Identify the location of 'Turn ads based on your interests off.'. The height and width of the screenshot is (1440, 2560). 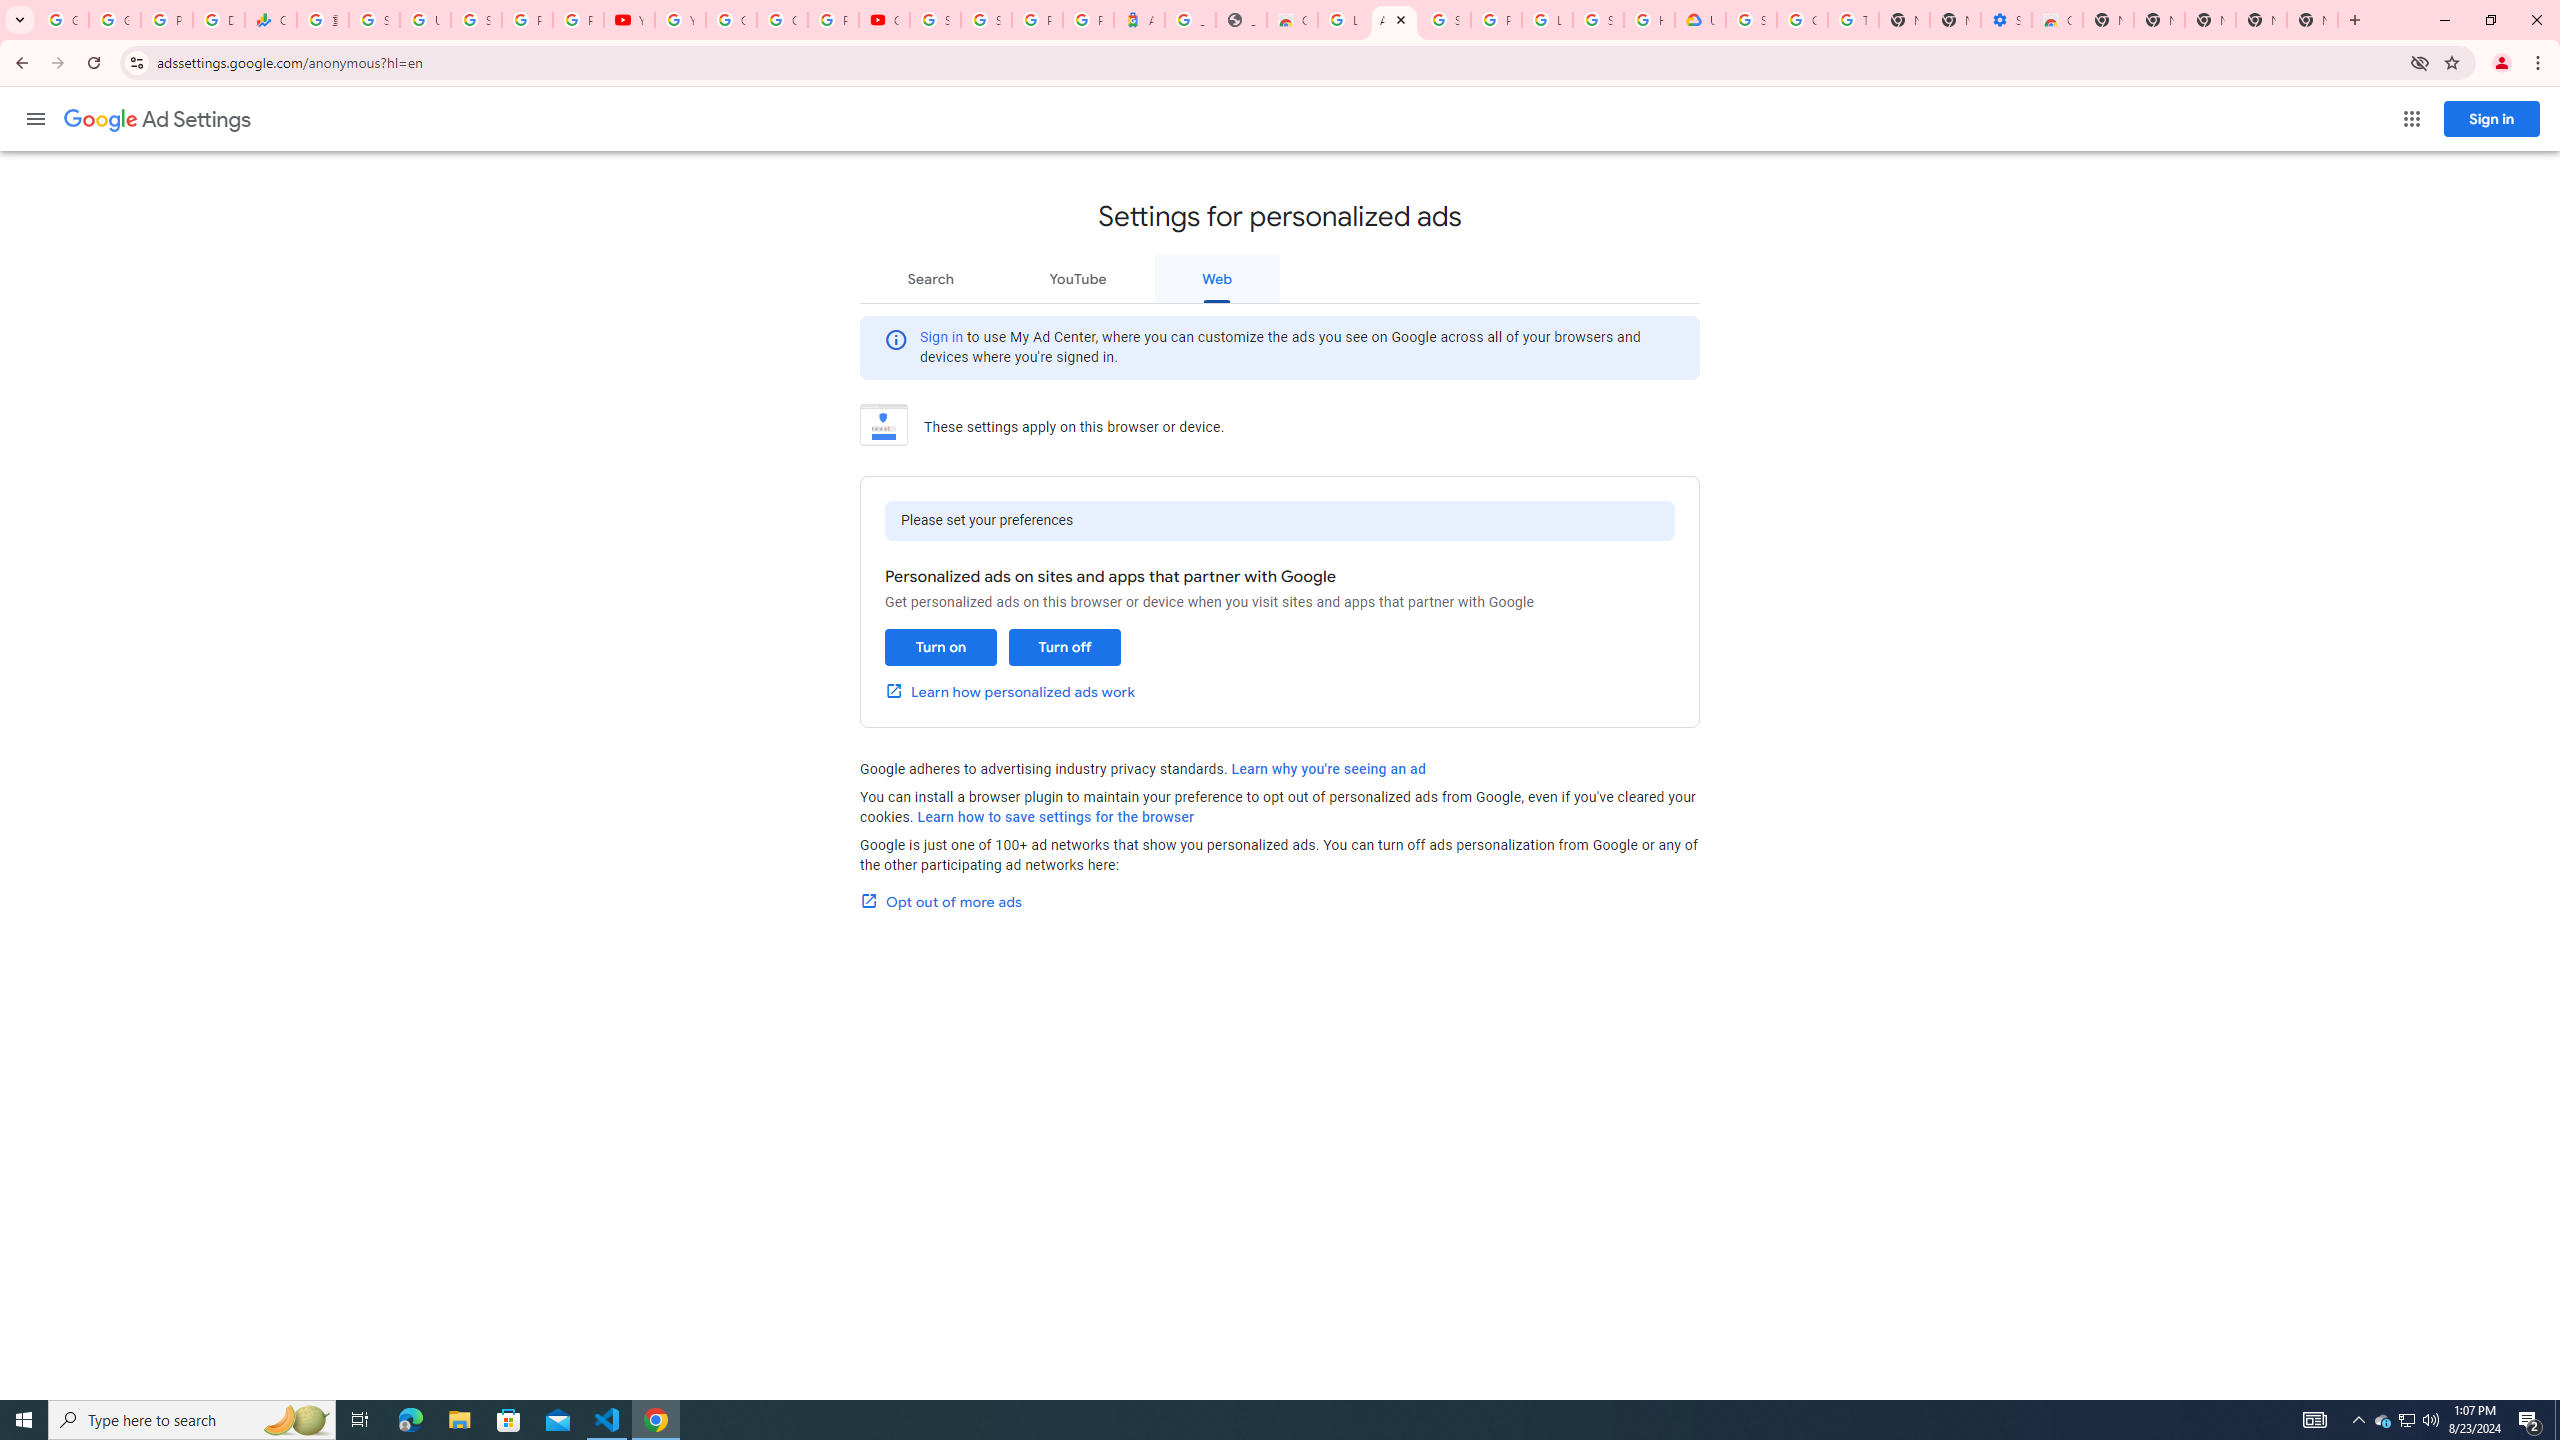
(1063, 647).